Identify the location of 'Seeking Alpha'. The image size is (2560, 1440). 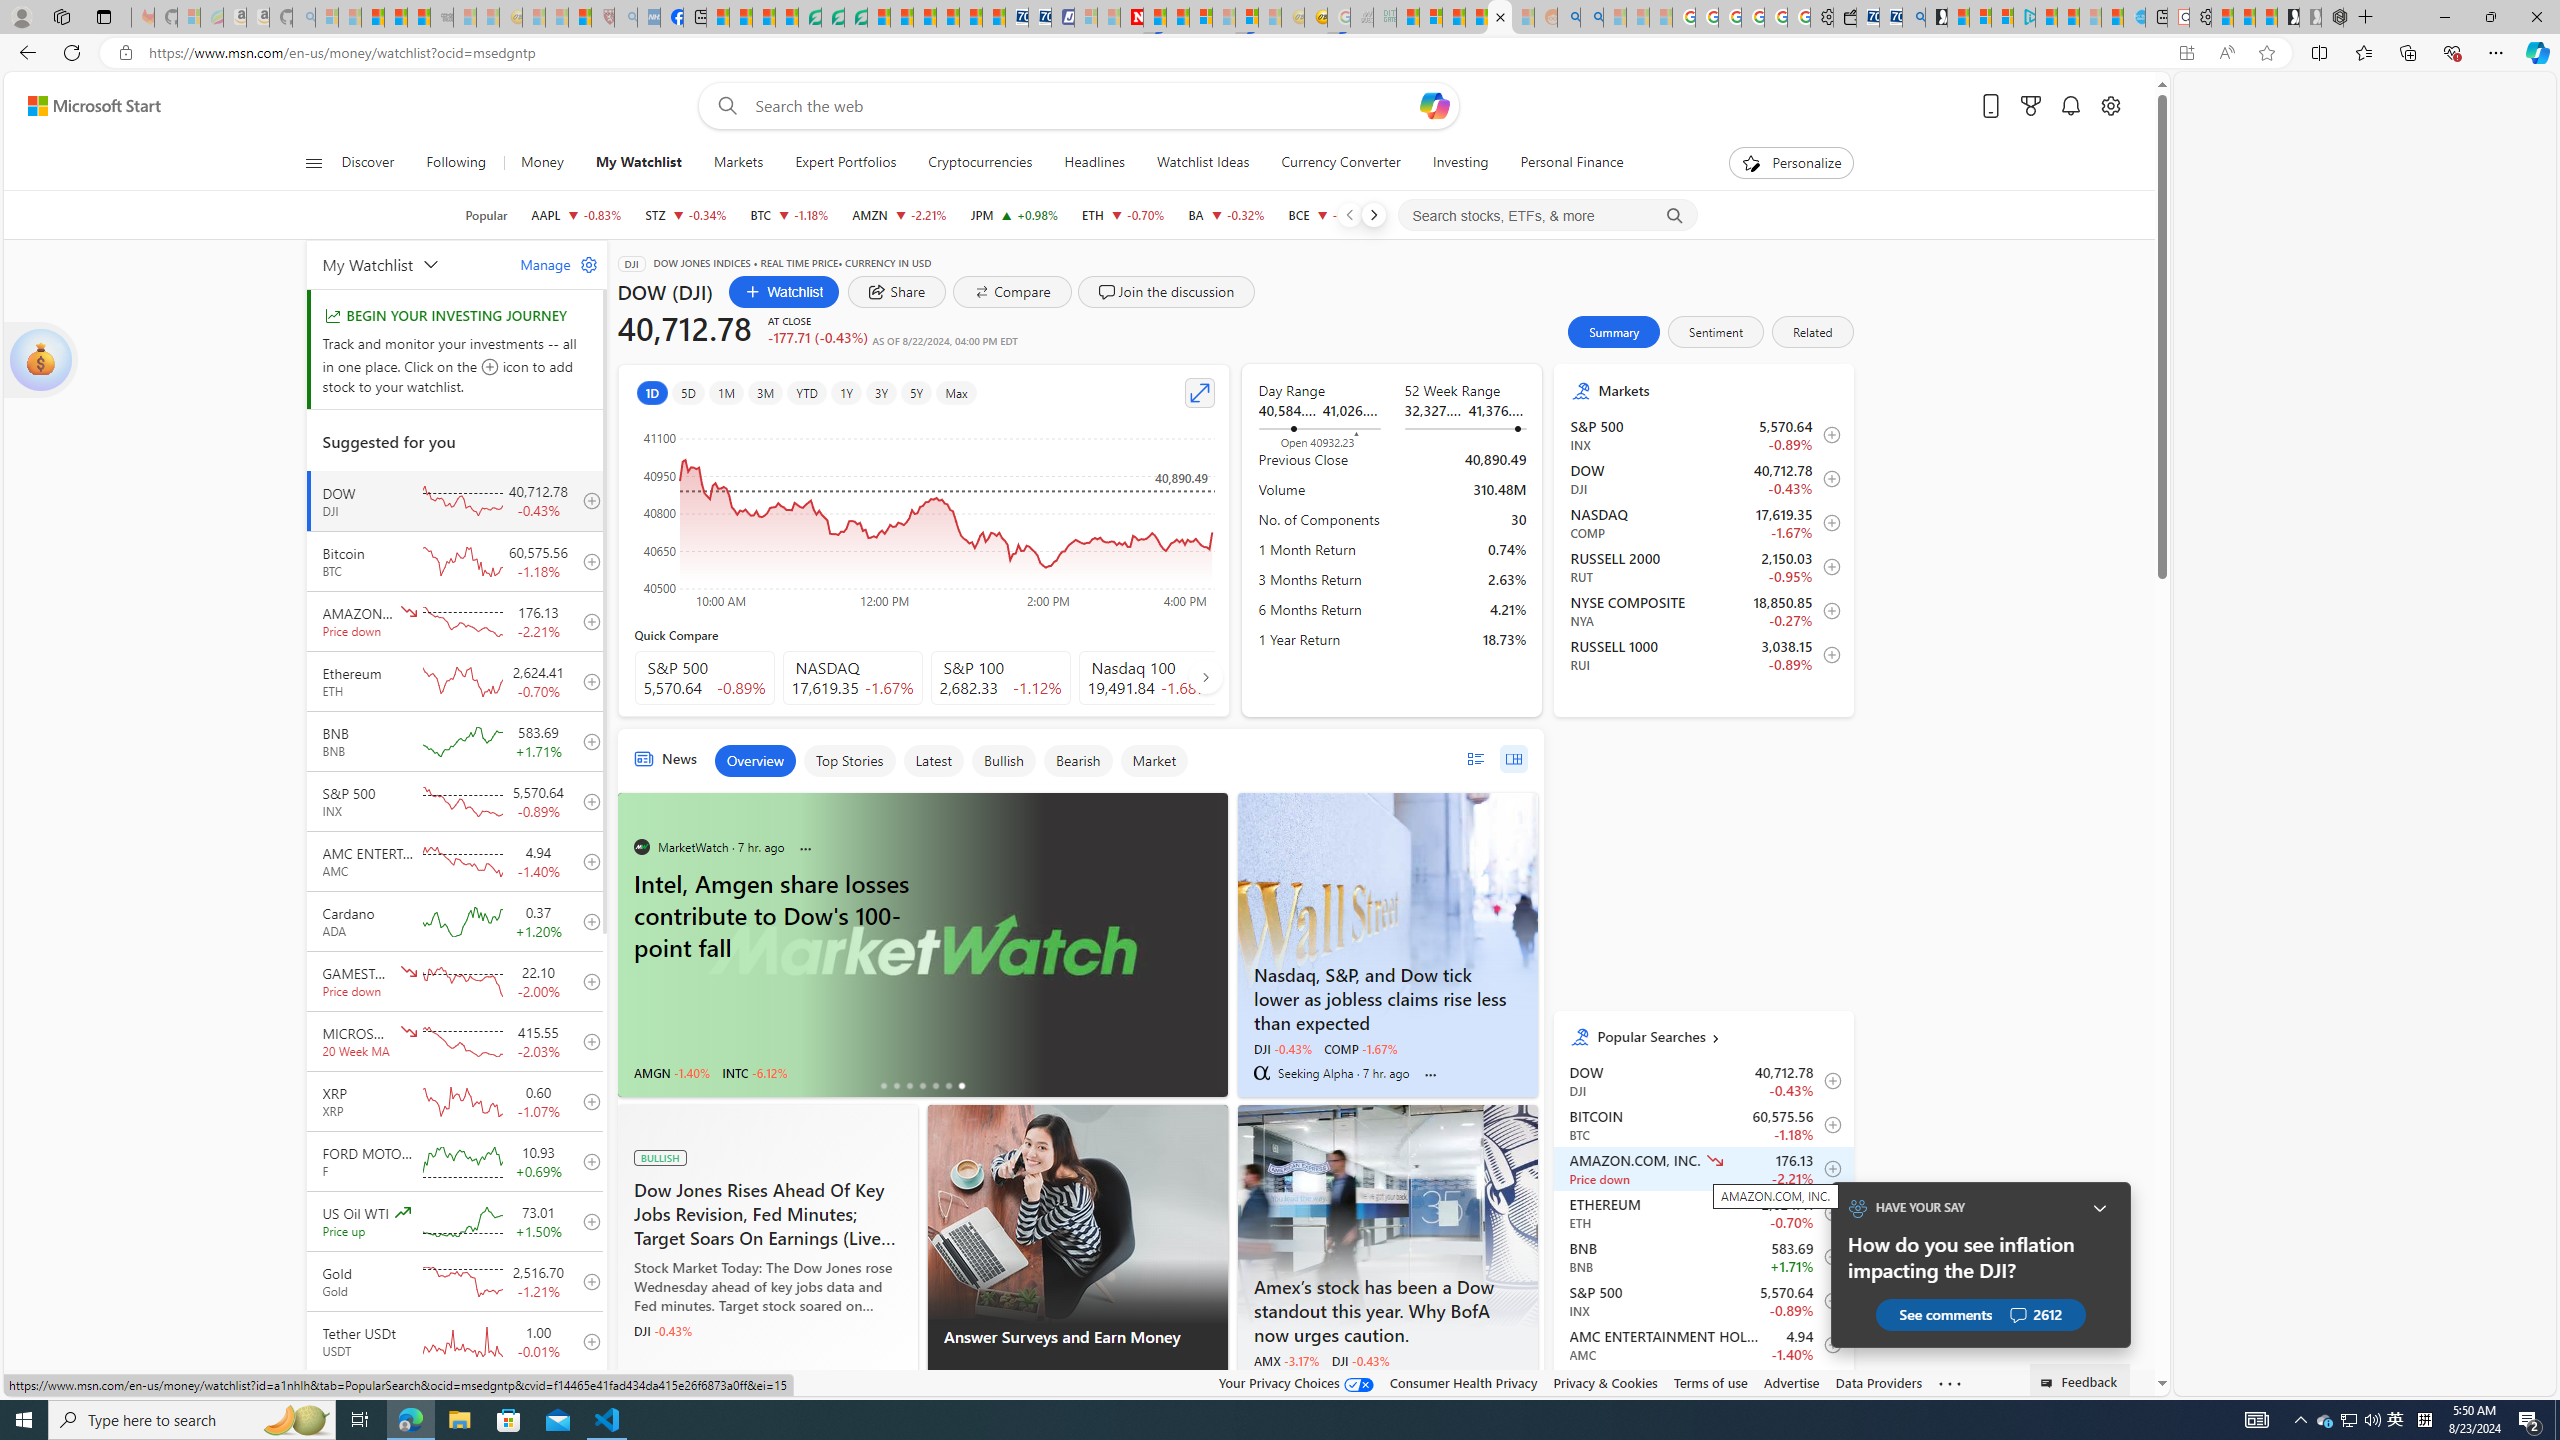
(1259, 1072).